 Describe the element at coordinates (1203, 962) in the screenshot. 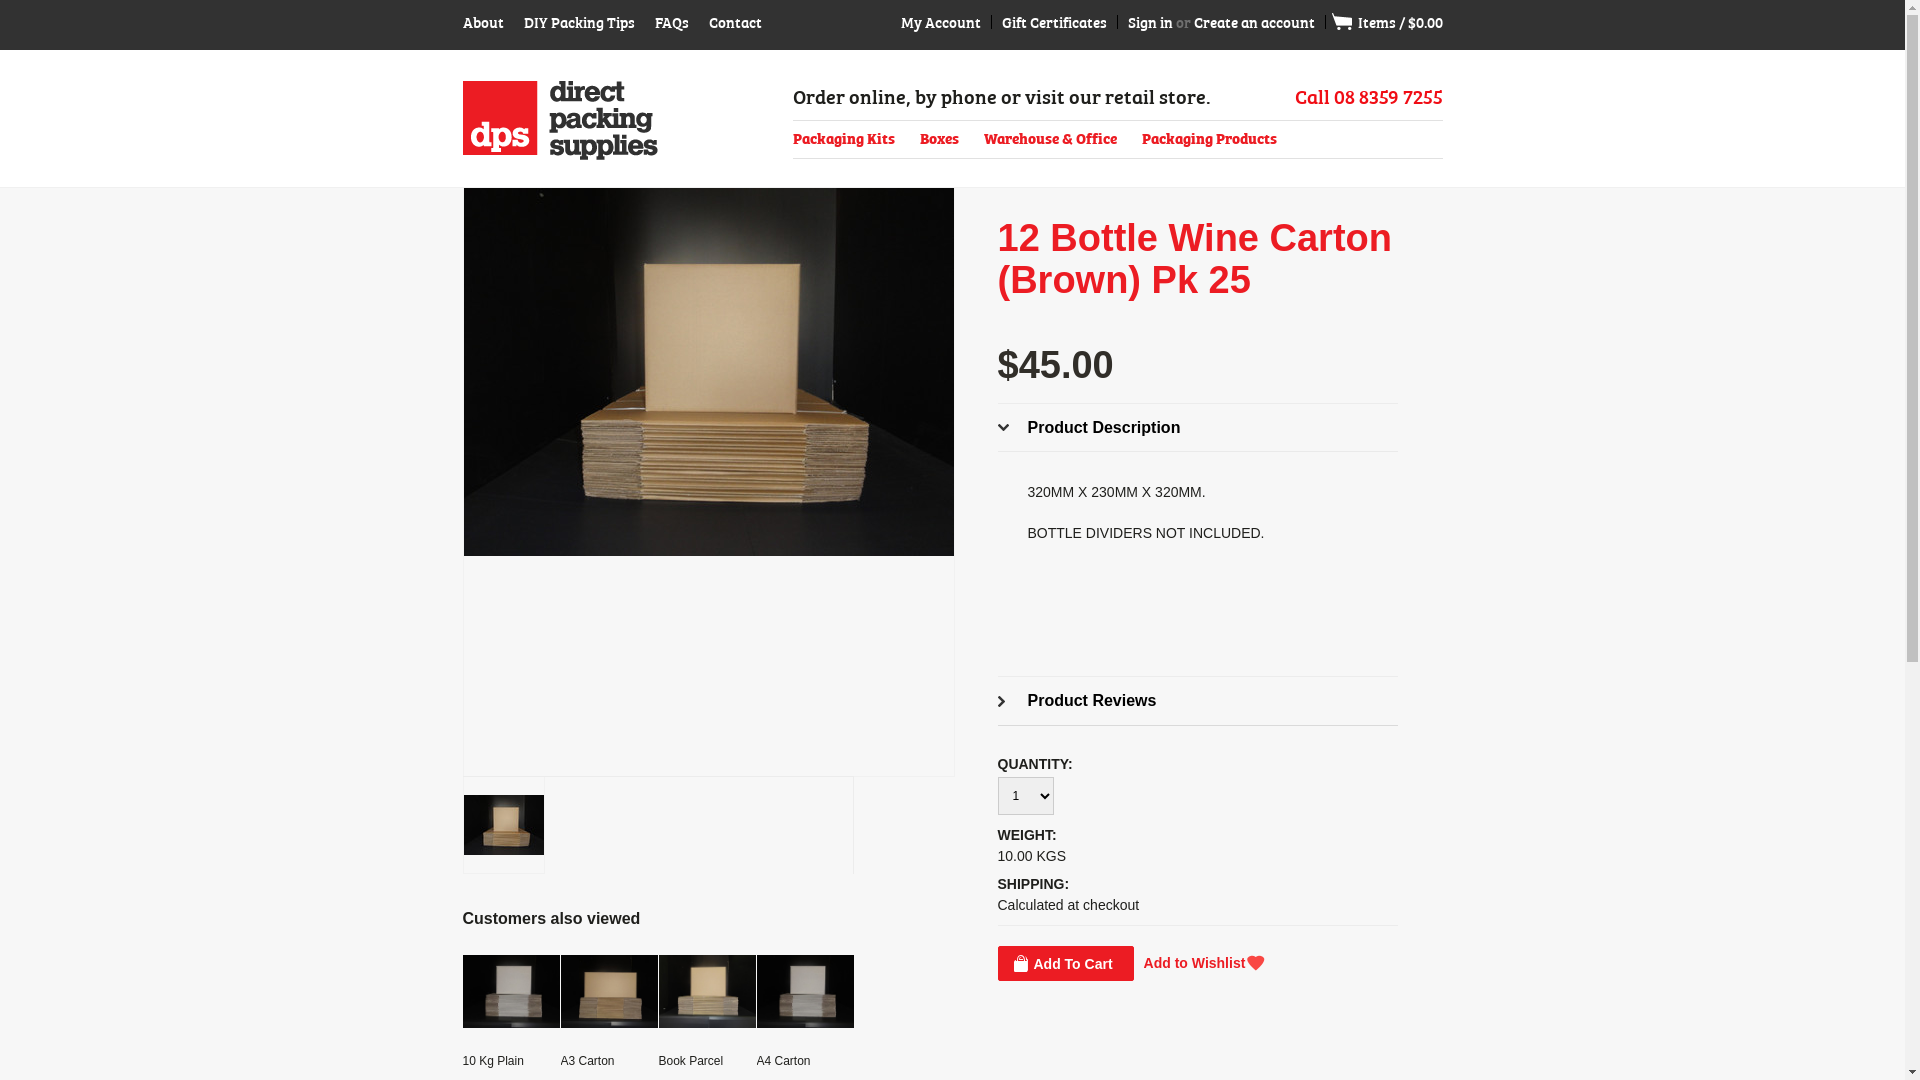

I see `'Add to Wishlist'` at that location.